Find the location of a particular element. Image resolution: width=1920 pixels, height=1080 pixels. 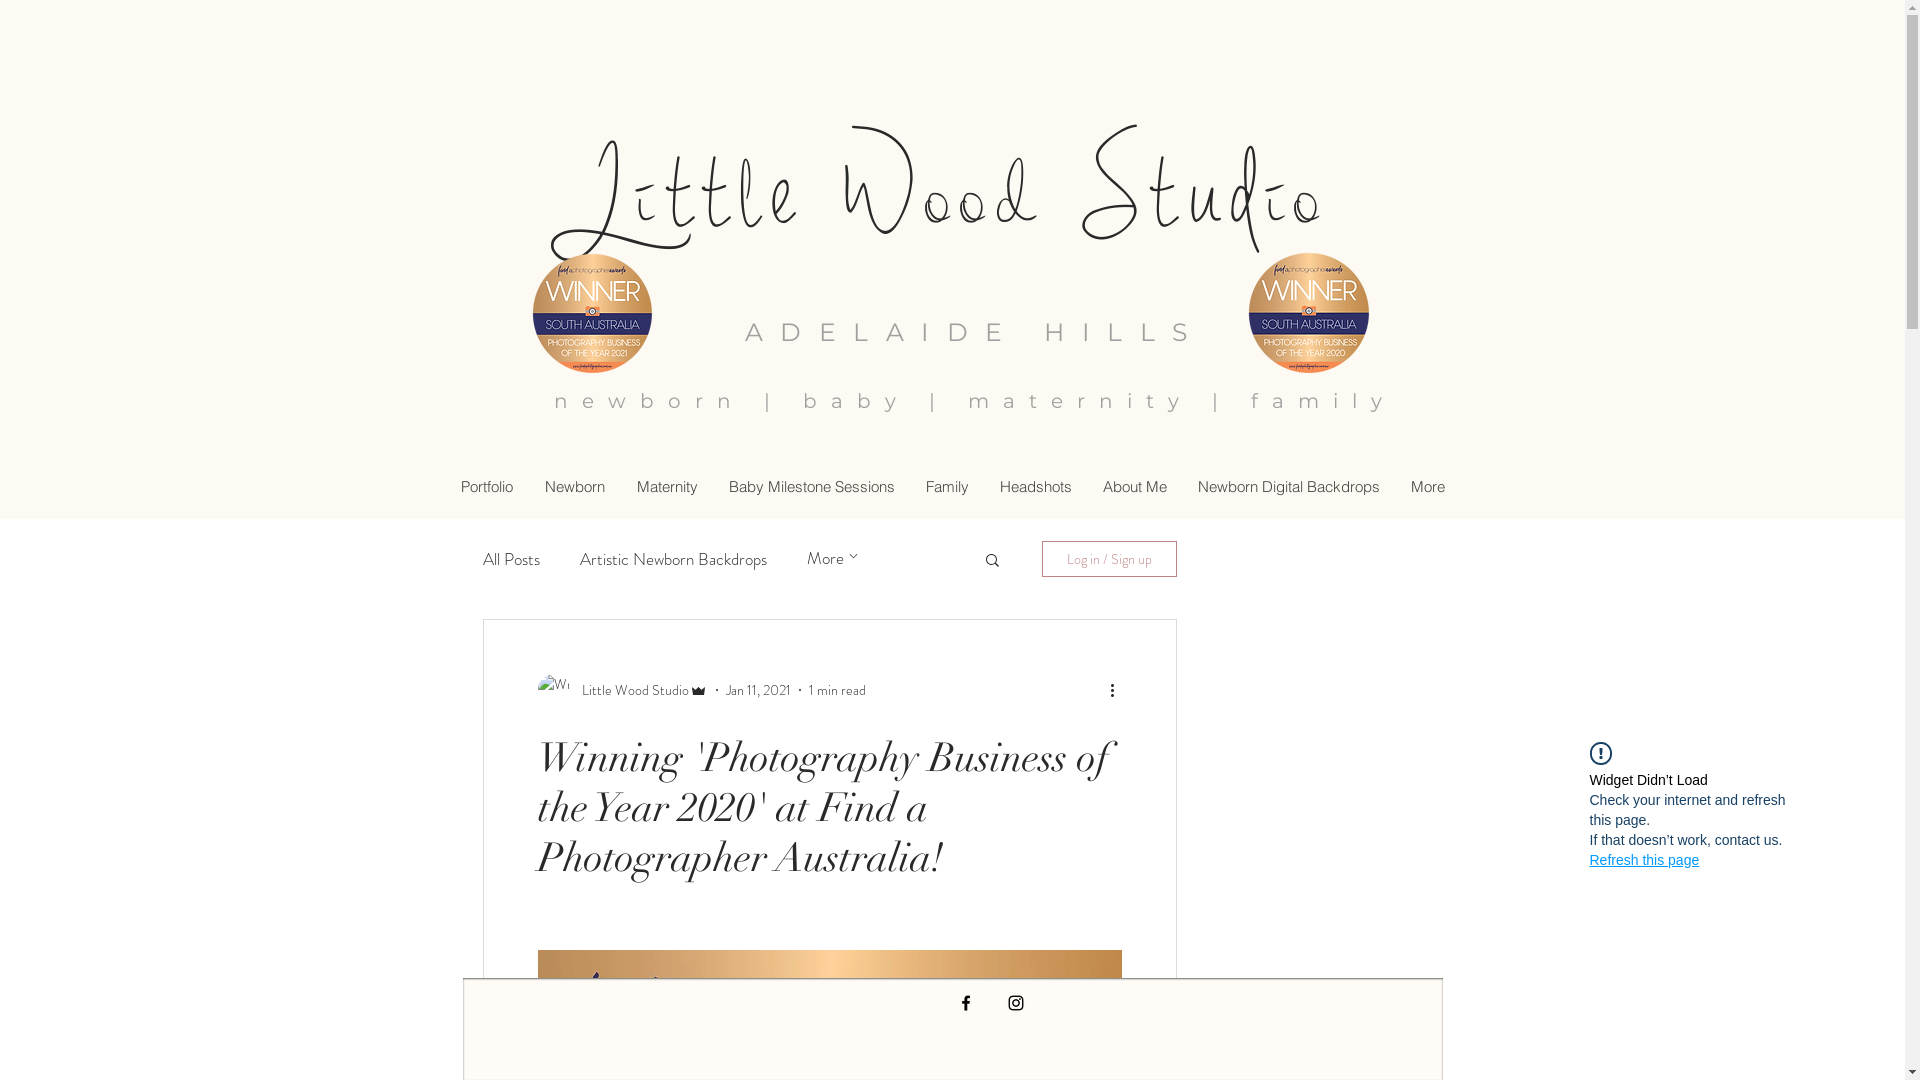

'Baby Milestone Sessions' is located at coordinates (810, 486).